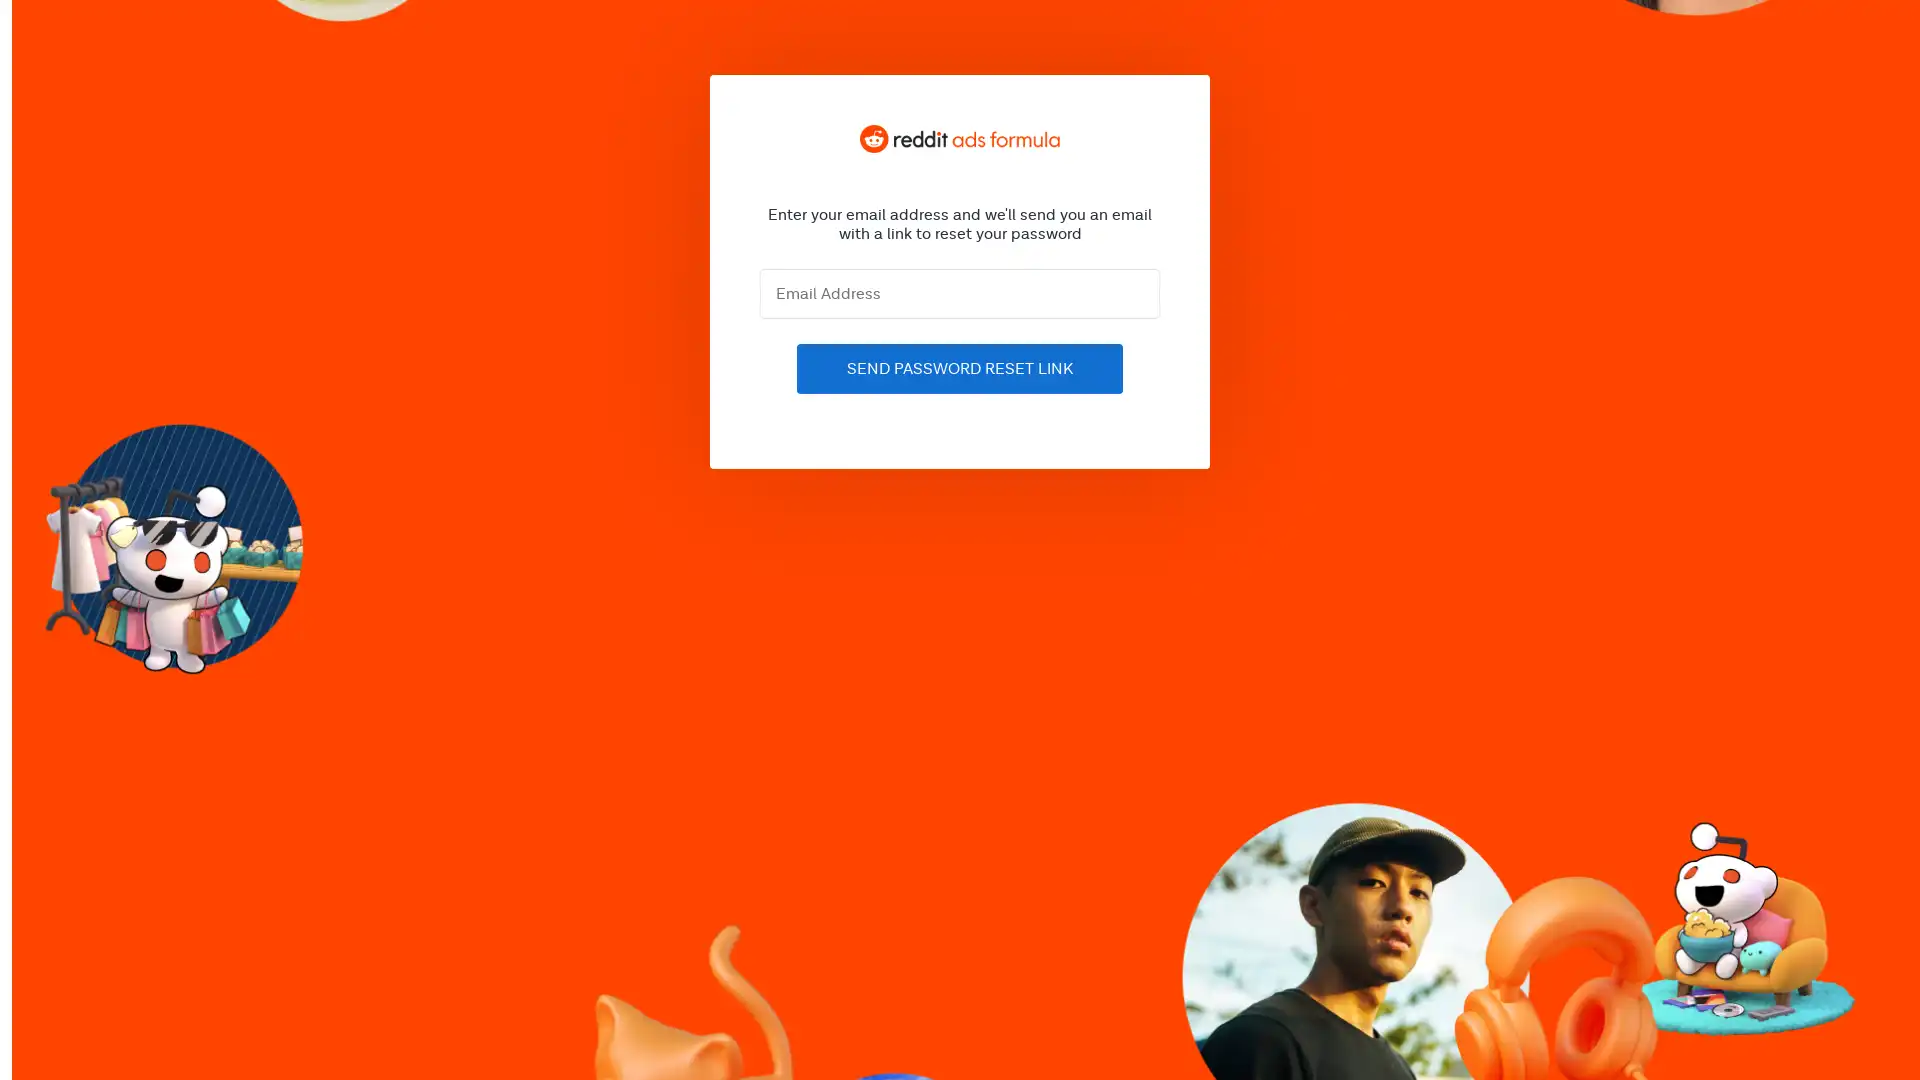 The height and width of the screenshot is (1080, 1920). What do you see at coordinates (960, 369) in the screenshot?
I see `SEND PASSWORD RESET LINK` at bounding box center [960, 369].